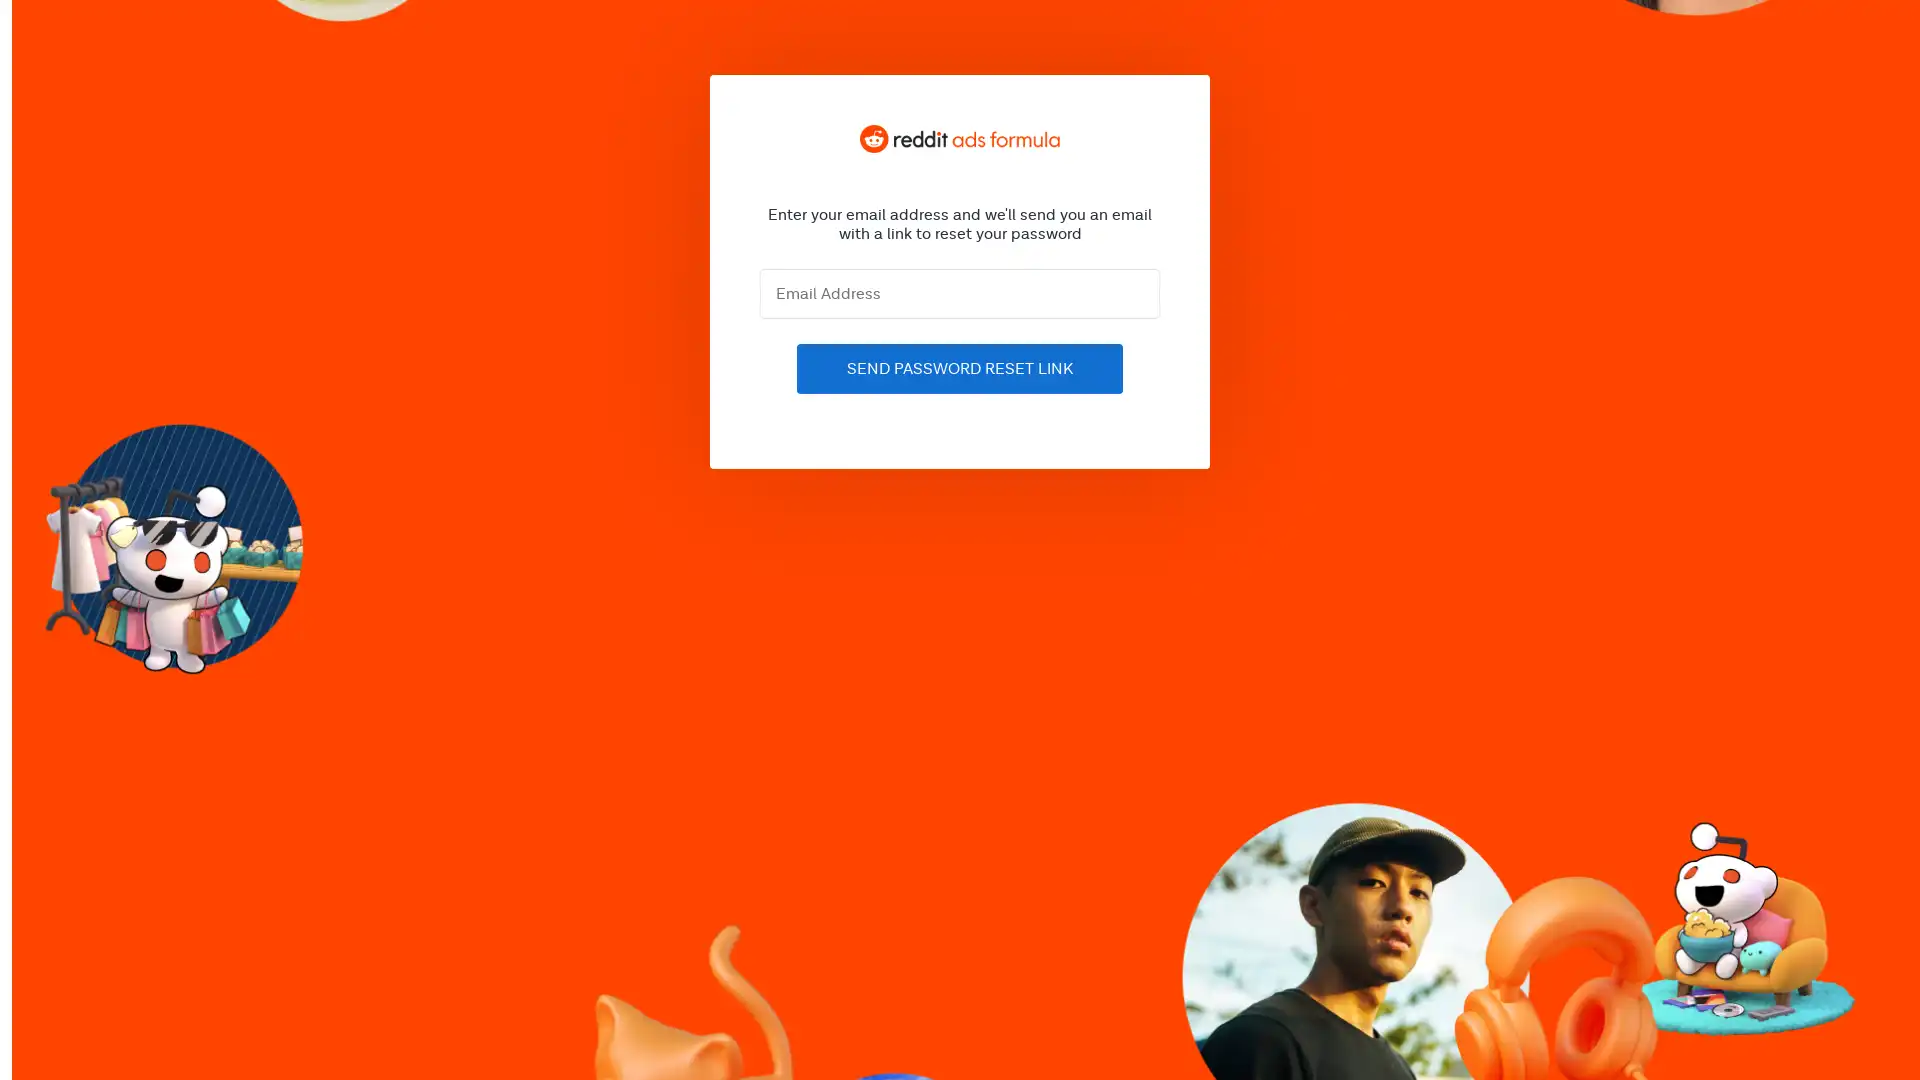 The height and width of the screenshot is (1080, 1920). What do you see at coordinates (960, 369) in the screenshot?
I see `SEND PASSWORD RESET LINK` at bounding box center [960, 369].